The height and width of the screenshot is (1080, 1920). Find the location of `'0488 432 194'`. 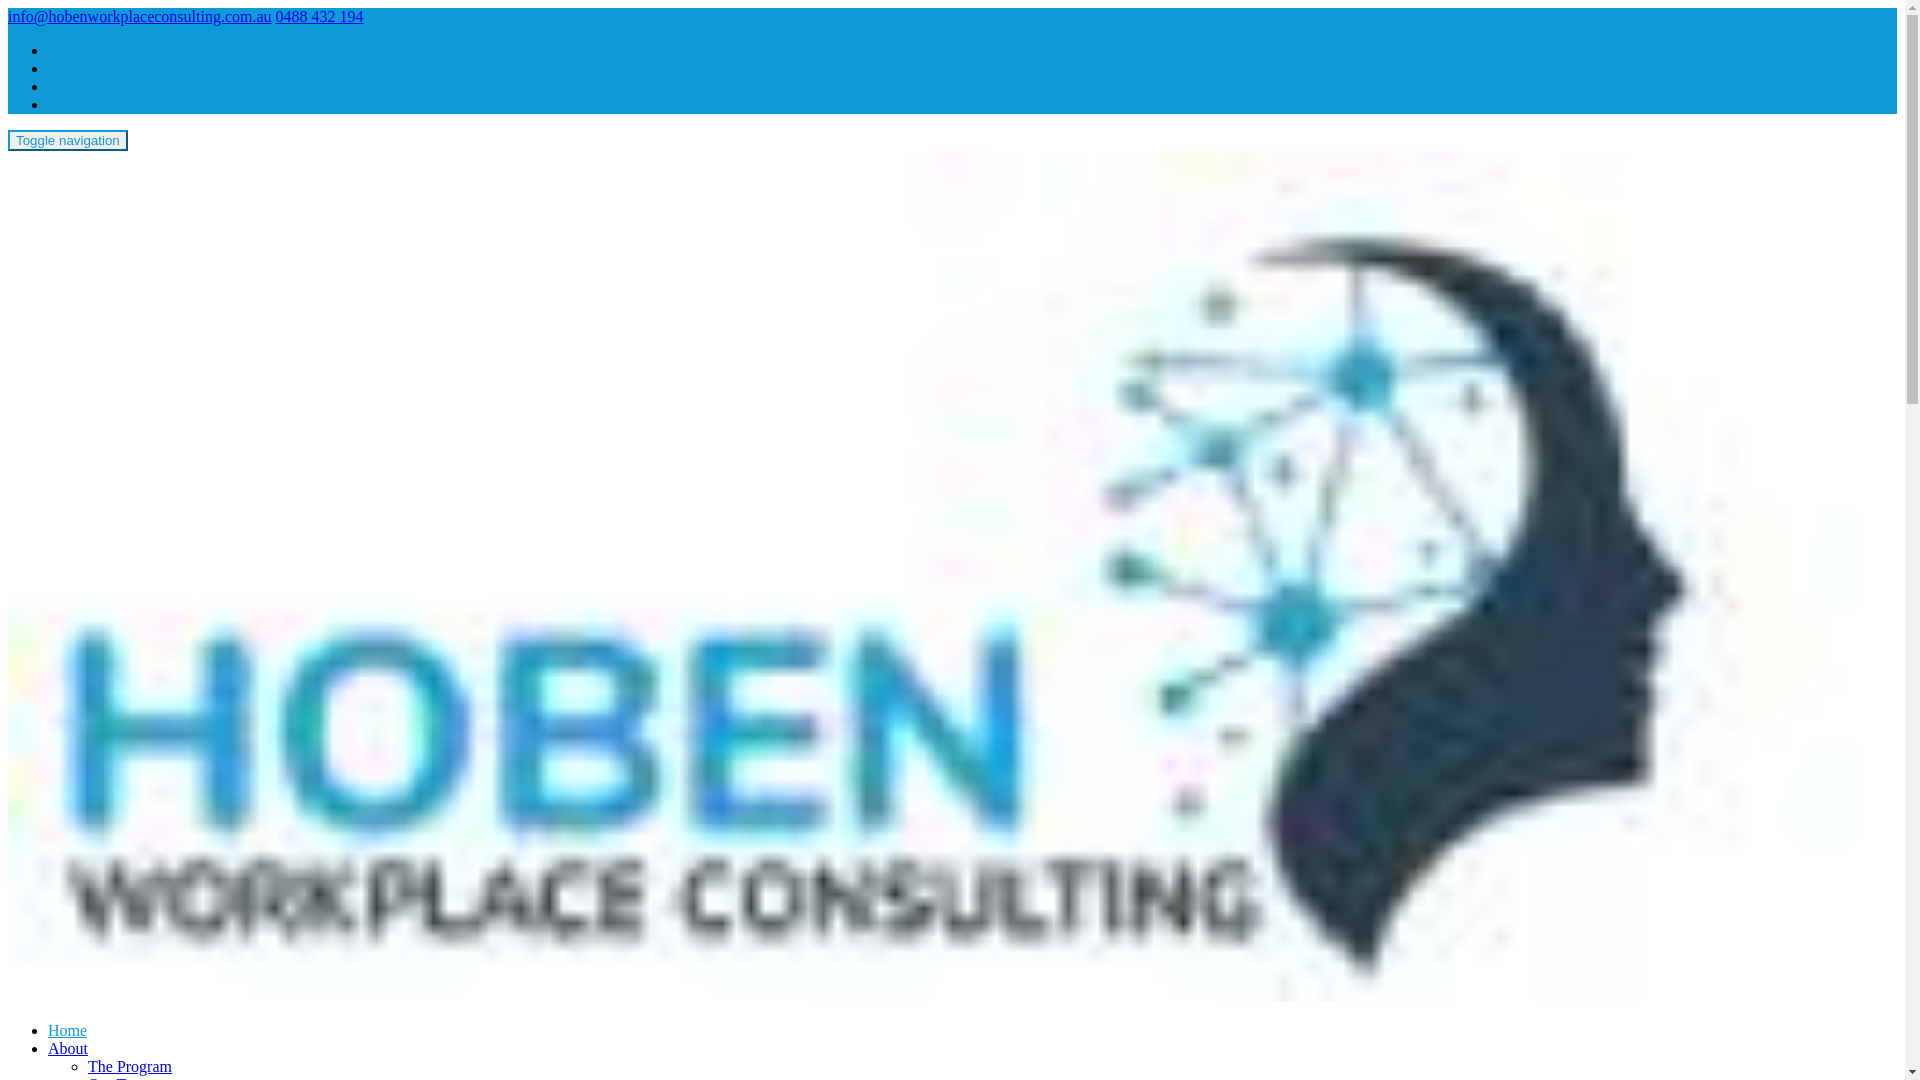

'0488 432 194' is located at coordinates (320, 16).